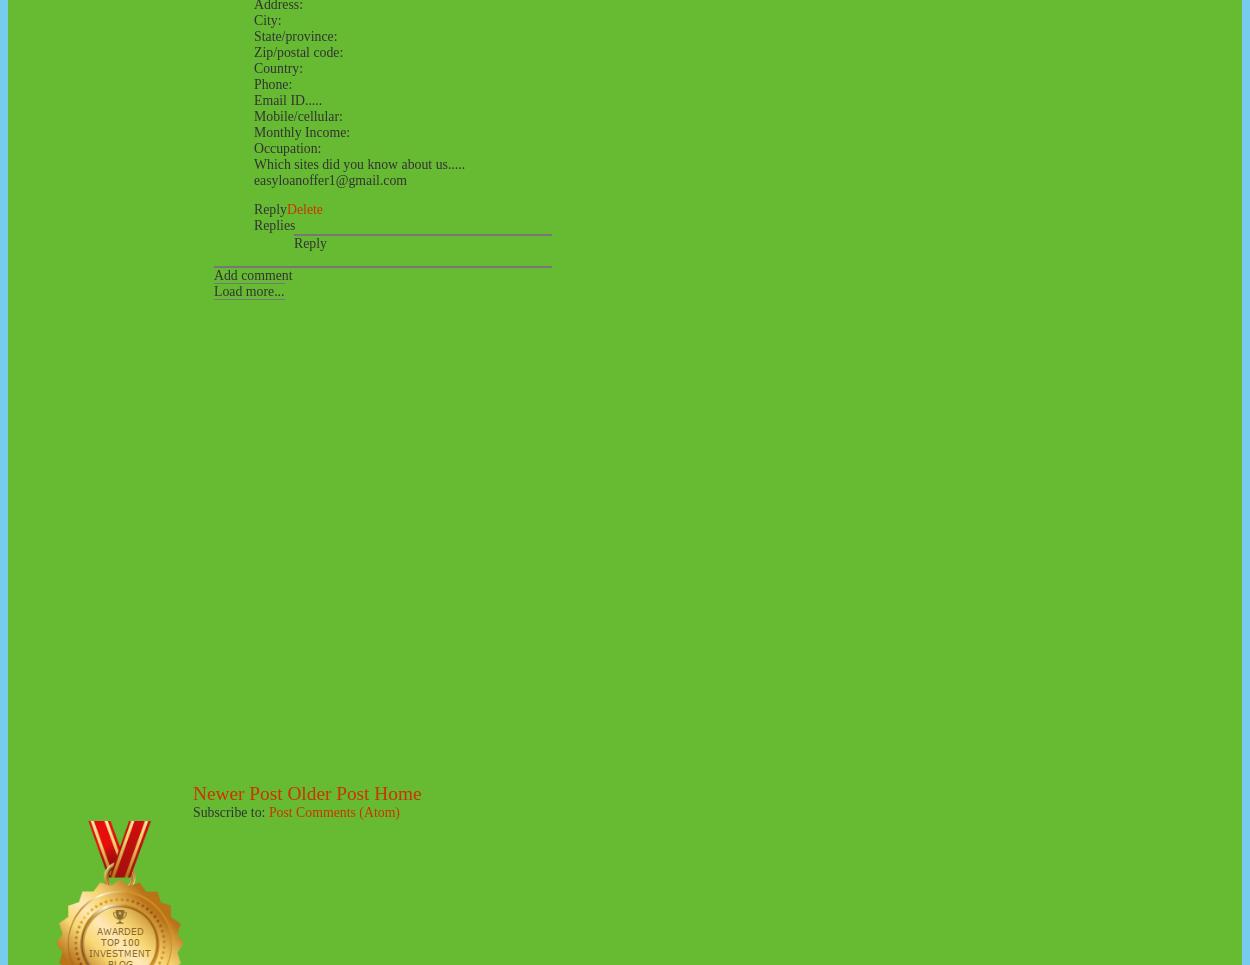 The image size is (1250, 965). I want to click on 'Monthly Income:', so click(302, 131).